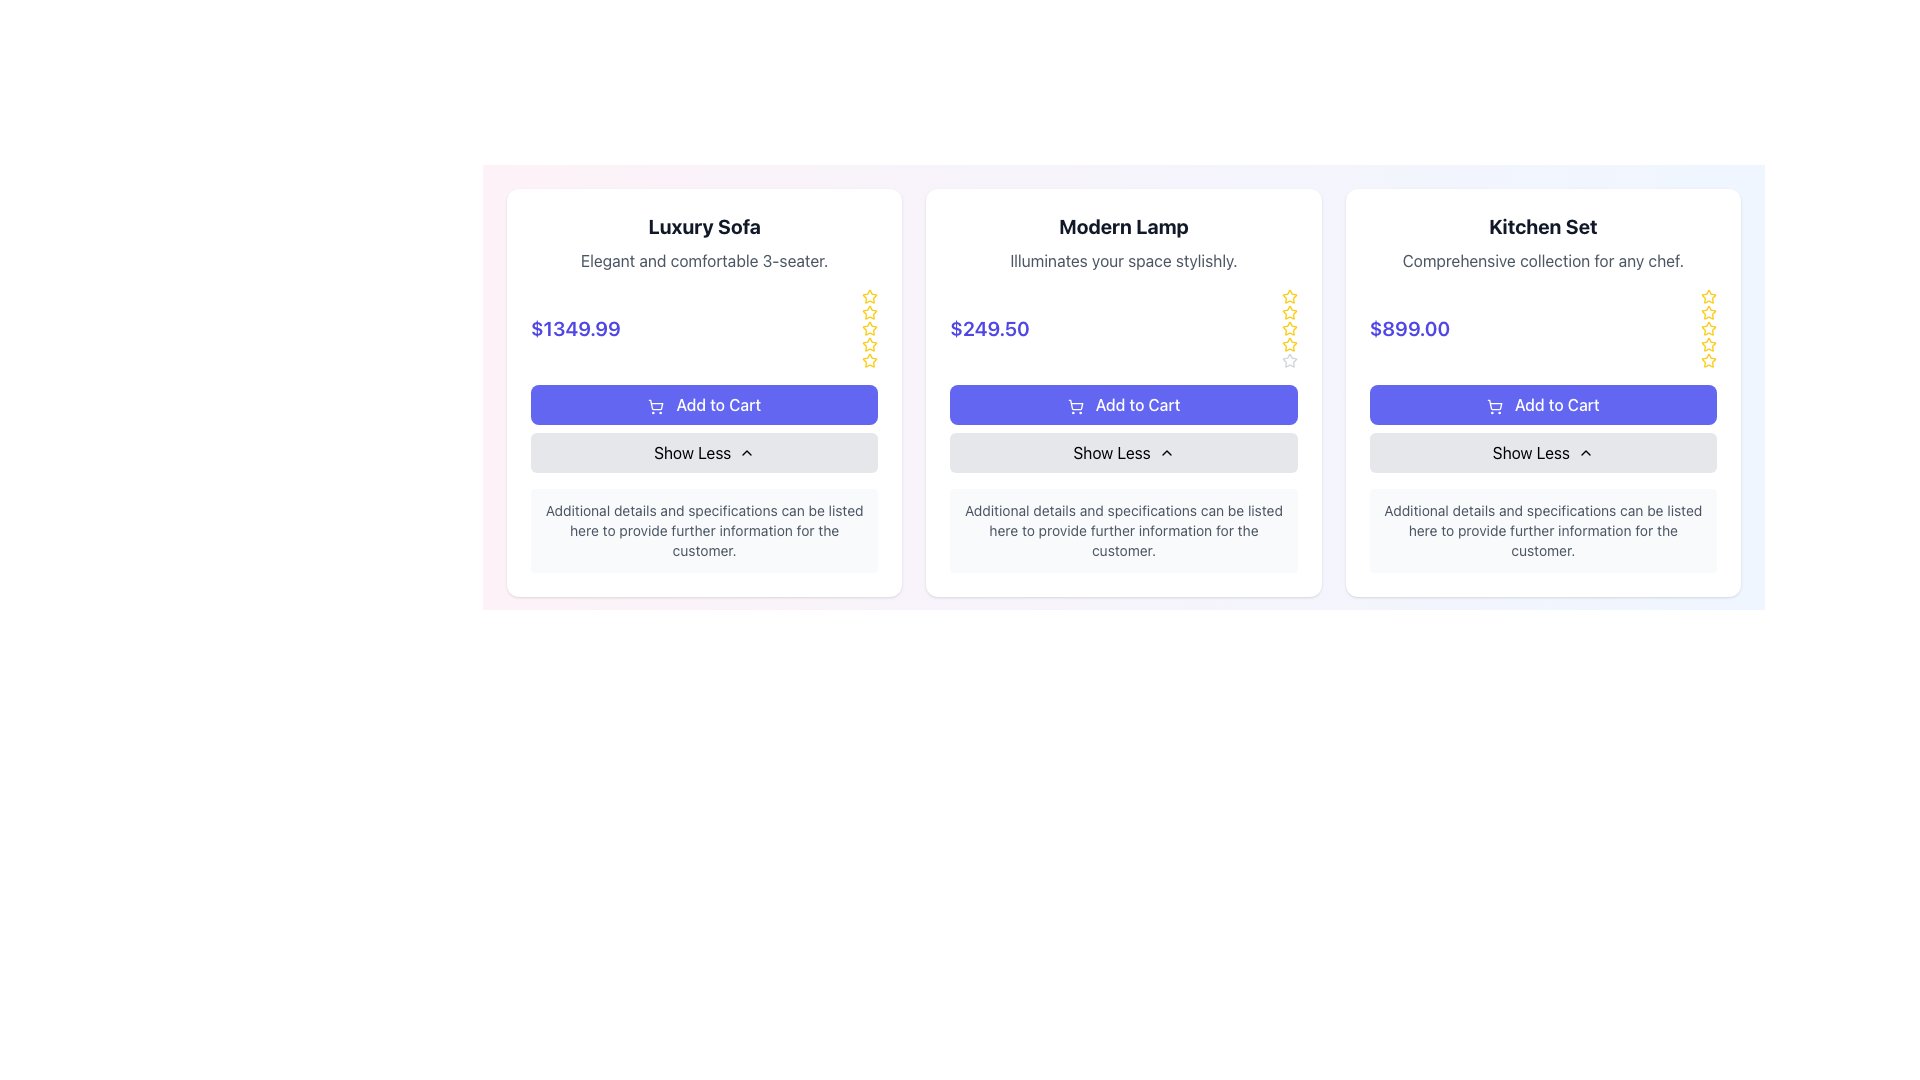 Image resolution: width=1920 pixels, height=1080 pixels. I want to click on the fifth star icon in the rating section for the 'Kitchen Set' product, which serves as the last indicator of the rating component, so click(1707, 361).